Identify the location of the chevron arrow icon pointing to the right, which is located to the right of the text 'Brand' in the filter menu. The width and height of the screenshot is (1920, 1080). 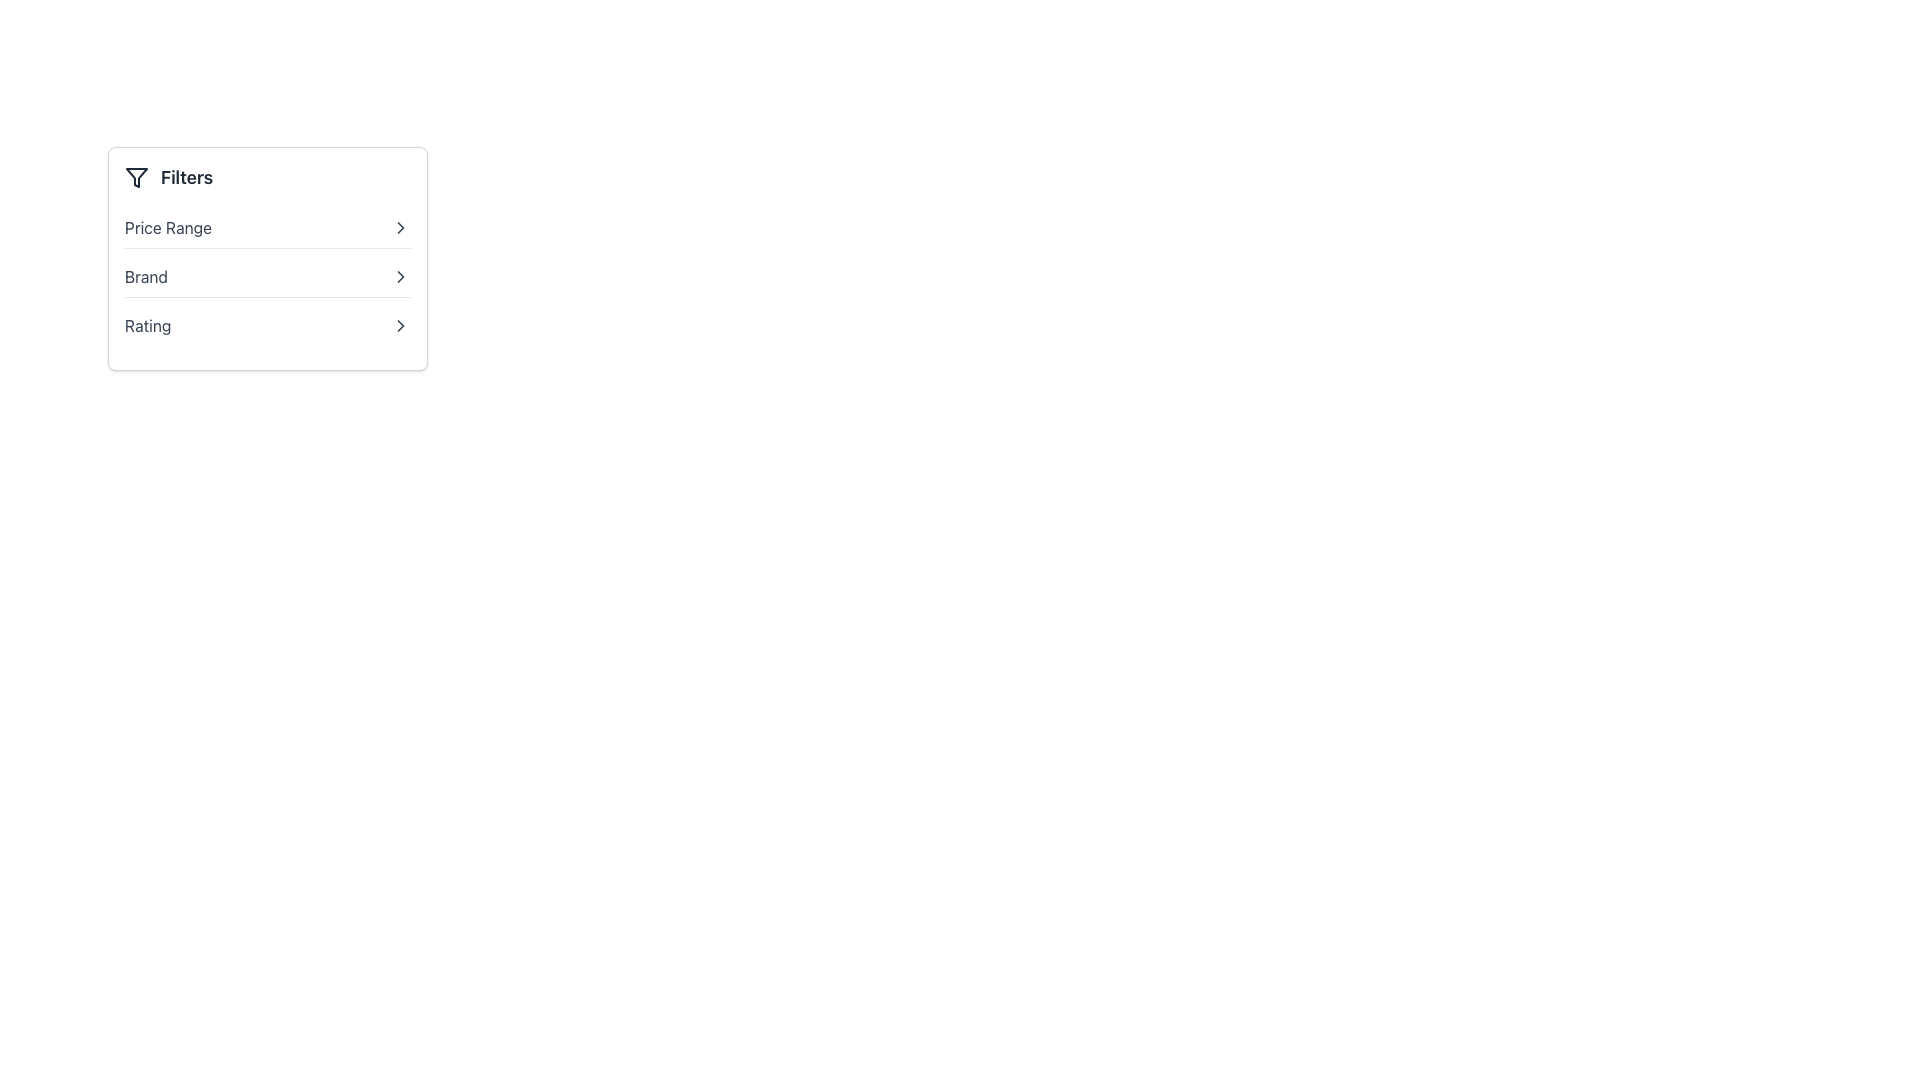
(400, 277).